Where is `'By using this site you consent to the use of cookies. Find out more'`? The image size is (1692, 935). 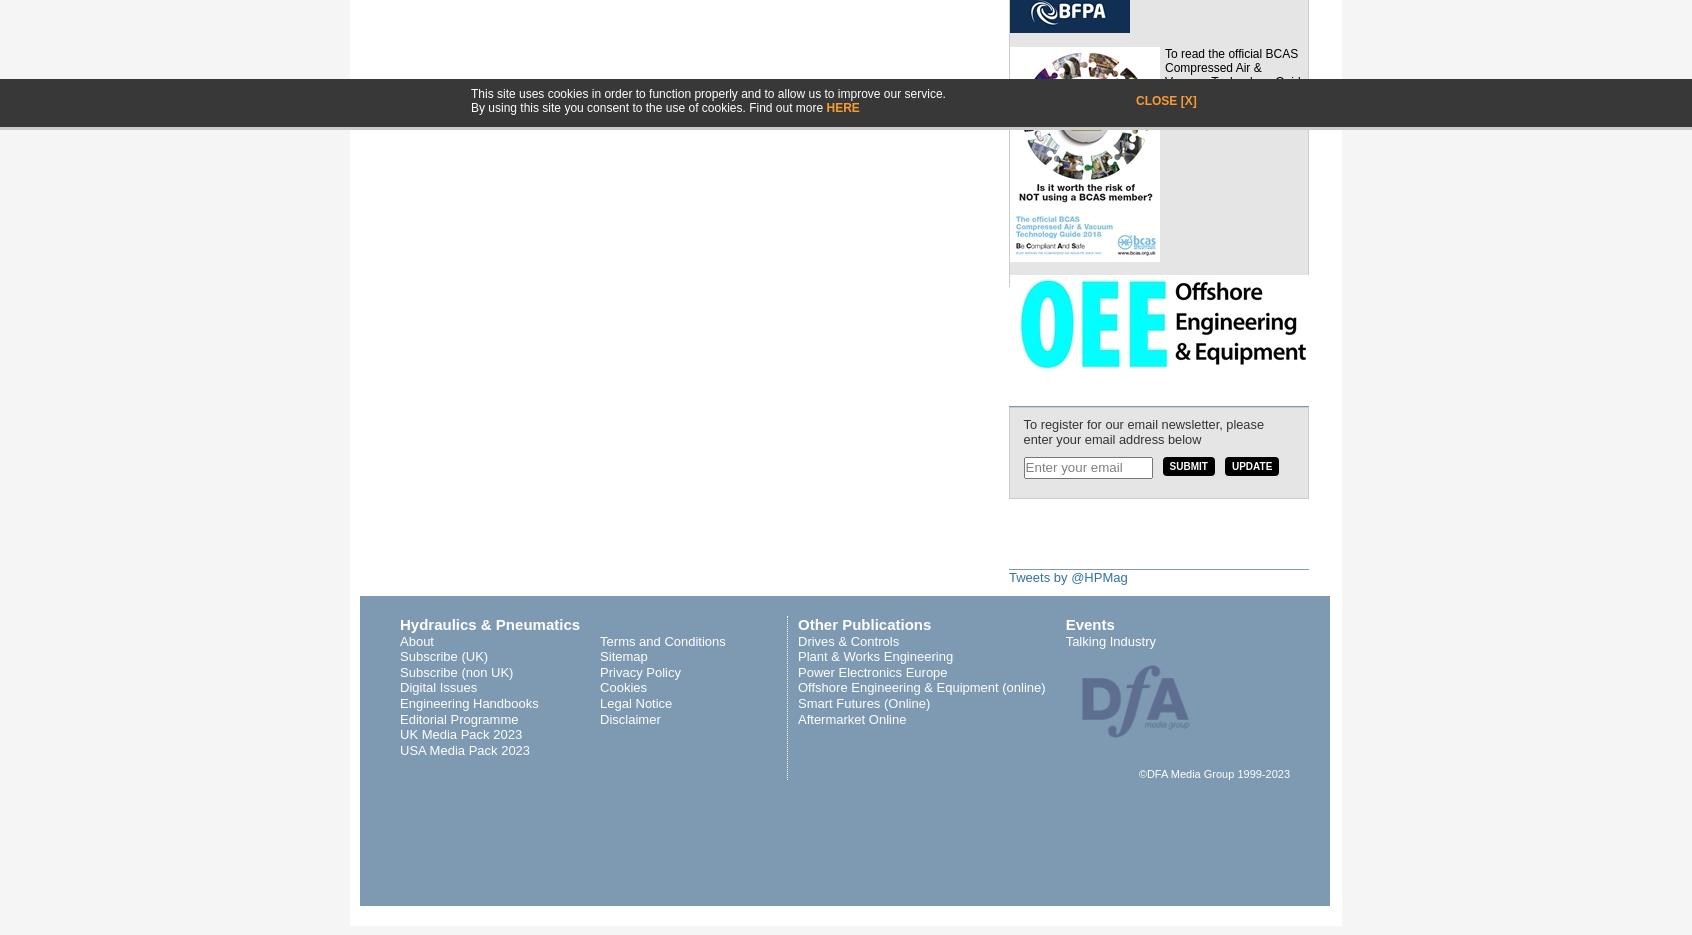
'By using this site you consent to the use of cookies. Find out more' is located at coordinates (648, 106).